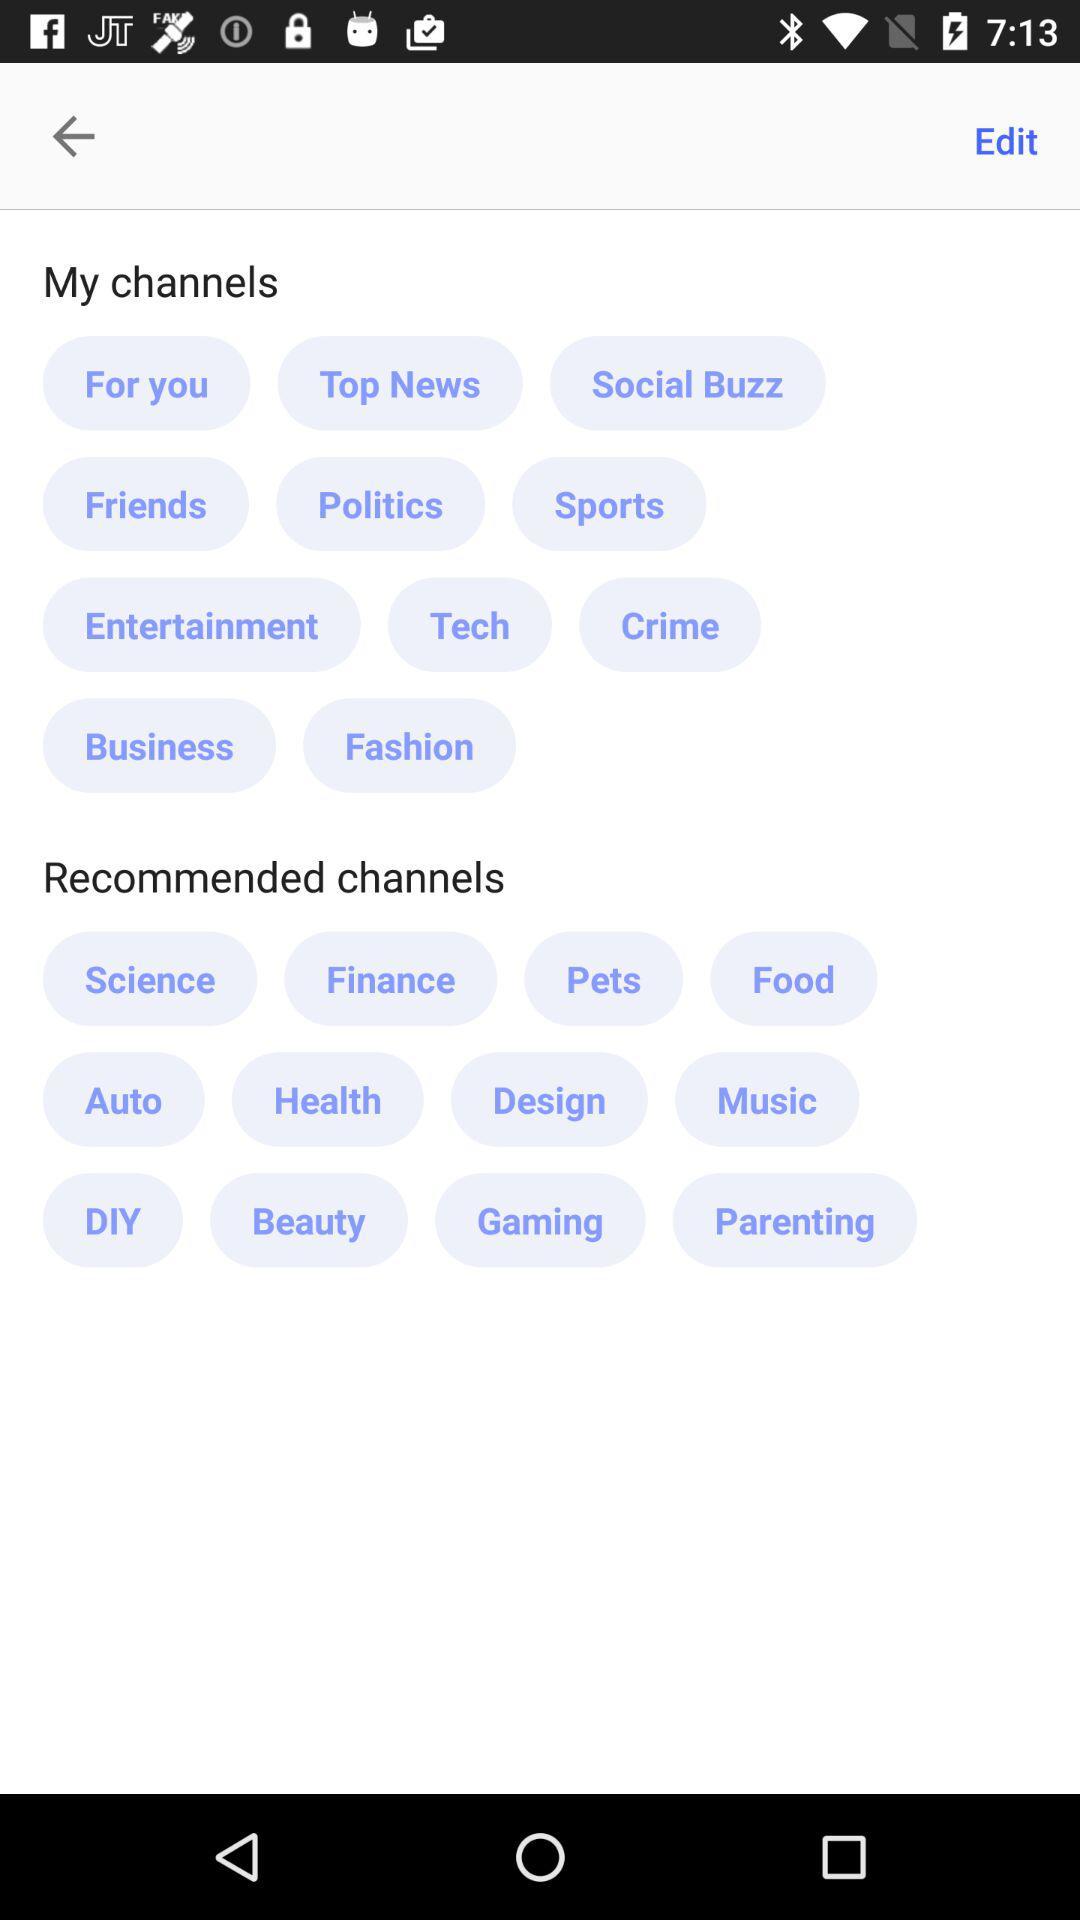 This screenshot has height=1920, width=1080. What do you see at coordinates (83, 135) in the screenshot?
I see `the arrow_backward icon` at bounding box center [83, 135].